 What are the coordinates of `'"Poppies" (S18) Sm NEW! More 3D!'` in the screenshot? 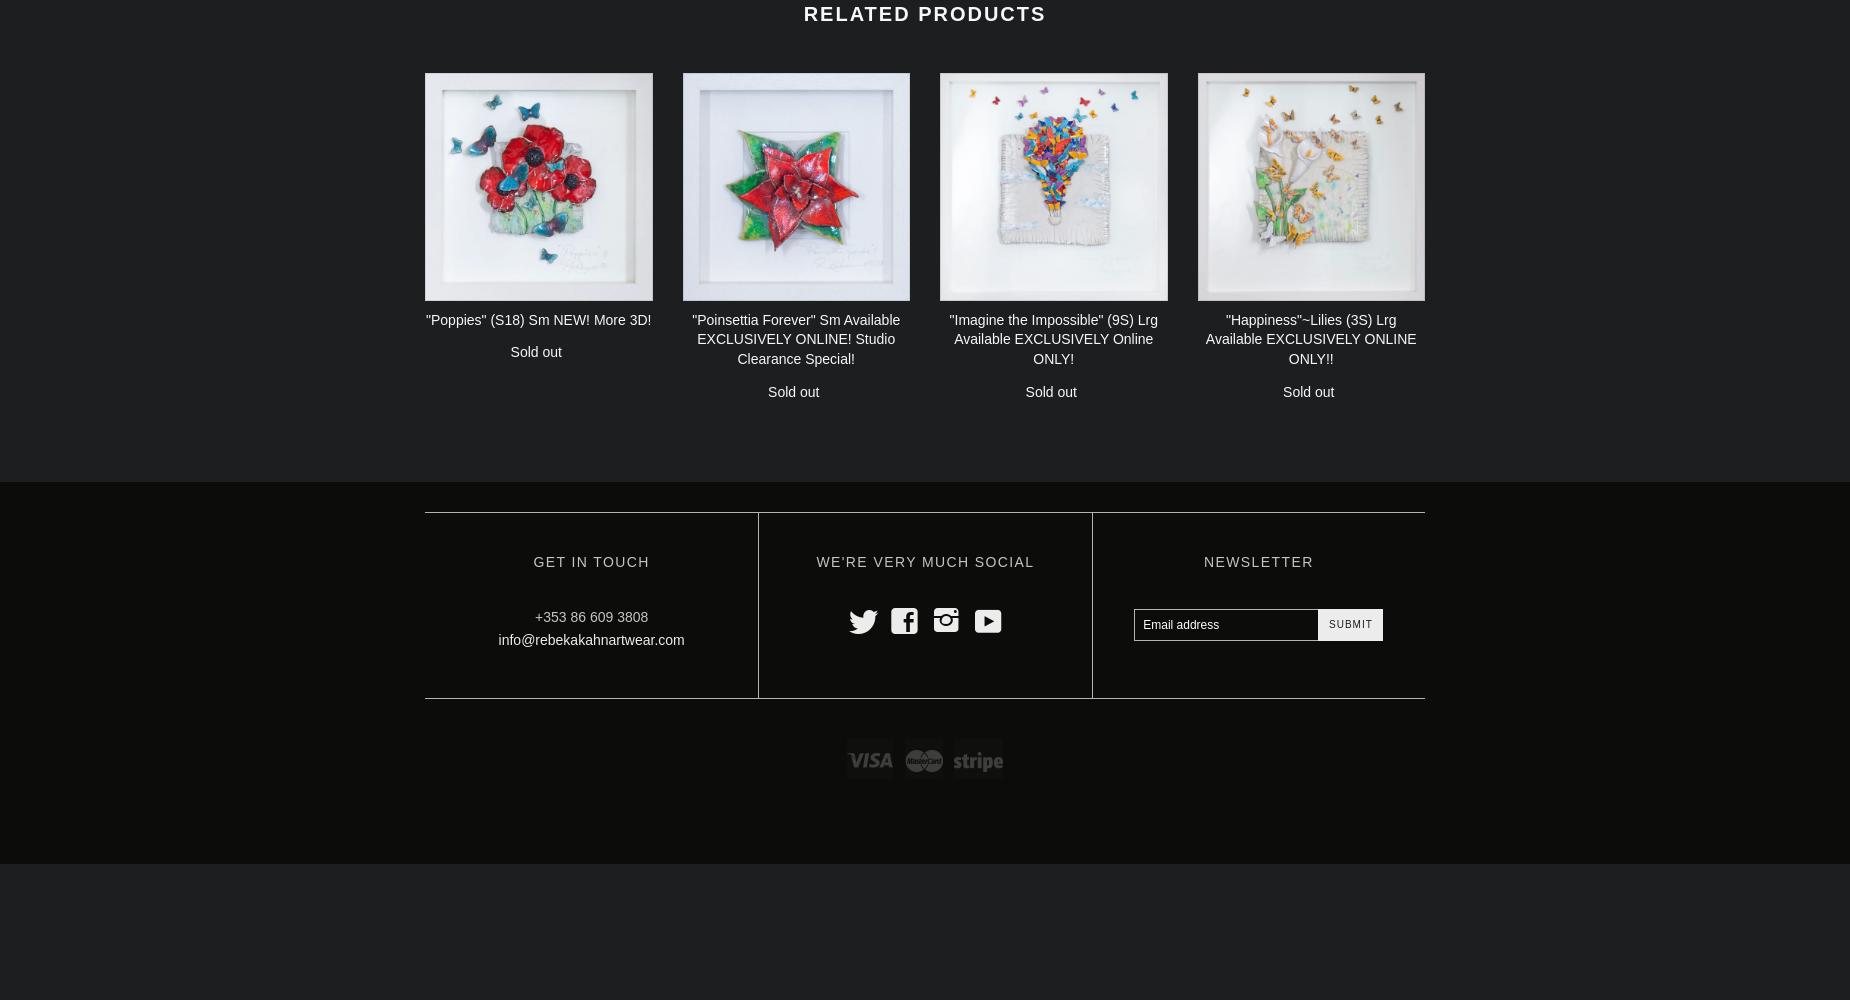 It's located at (538, 318).